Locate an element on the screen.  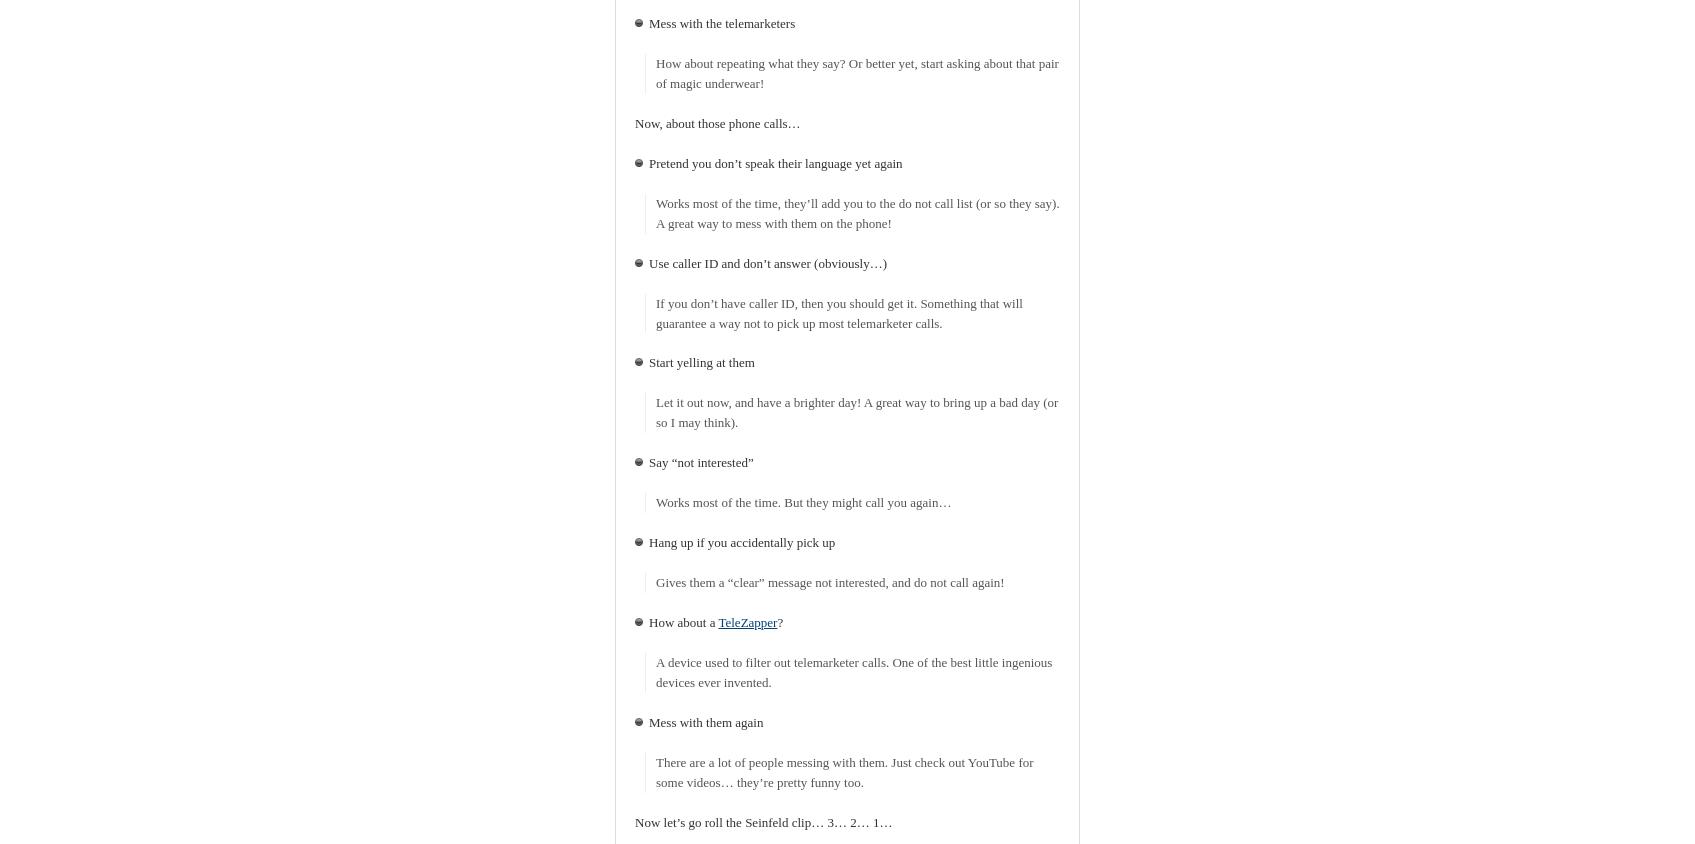
'Mess with them again' is located at coordinates (705, 721).